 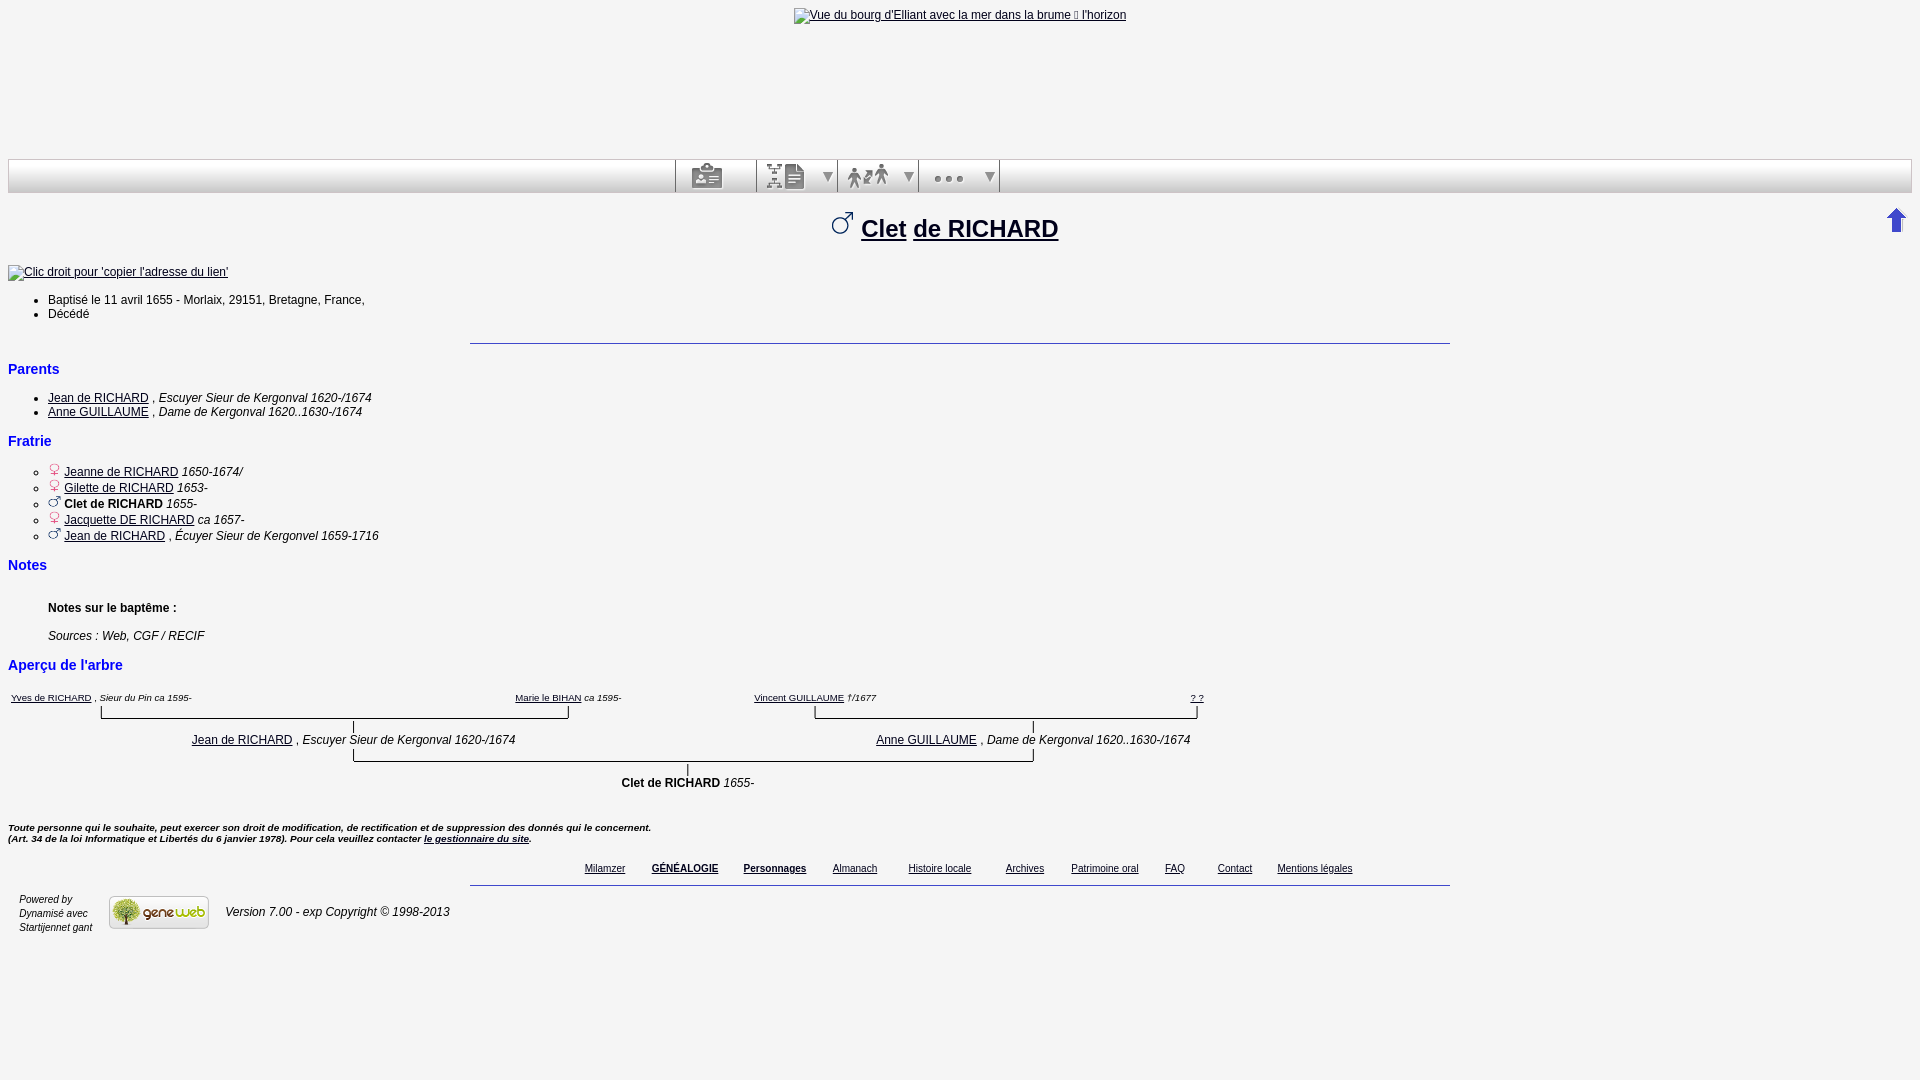 What do you see at coordinates (119, 471) in the screenshot?
I see `'Jeanne de RICHARD'` at bounding box center [119, 471].